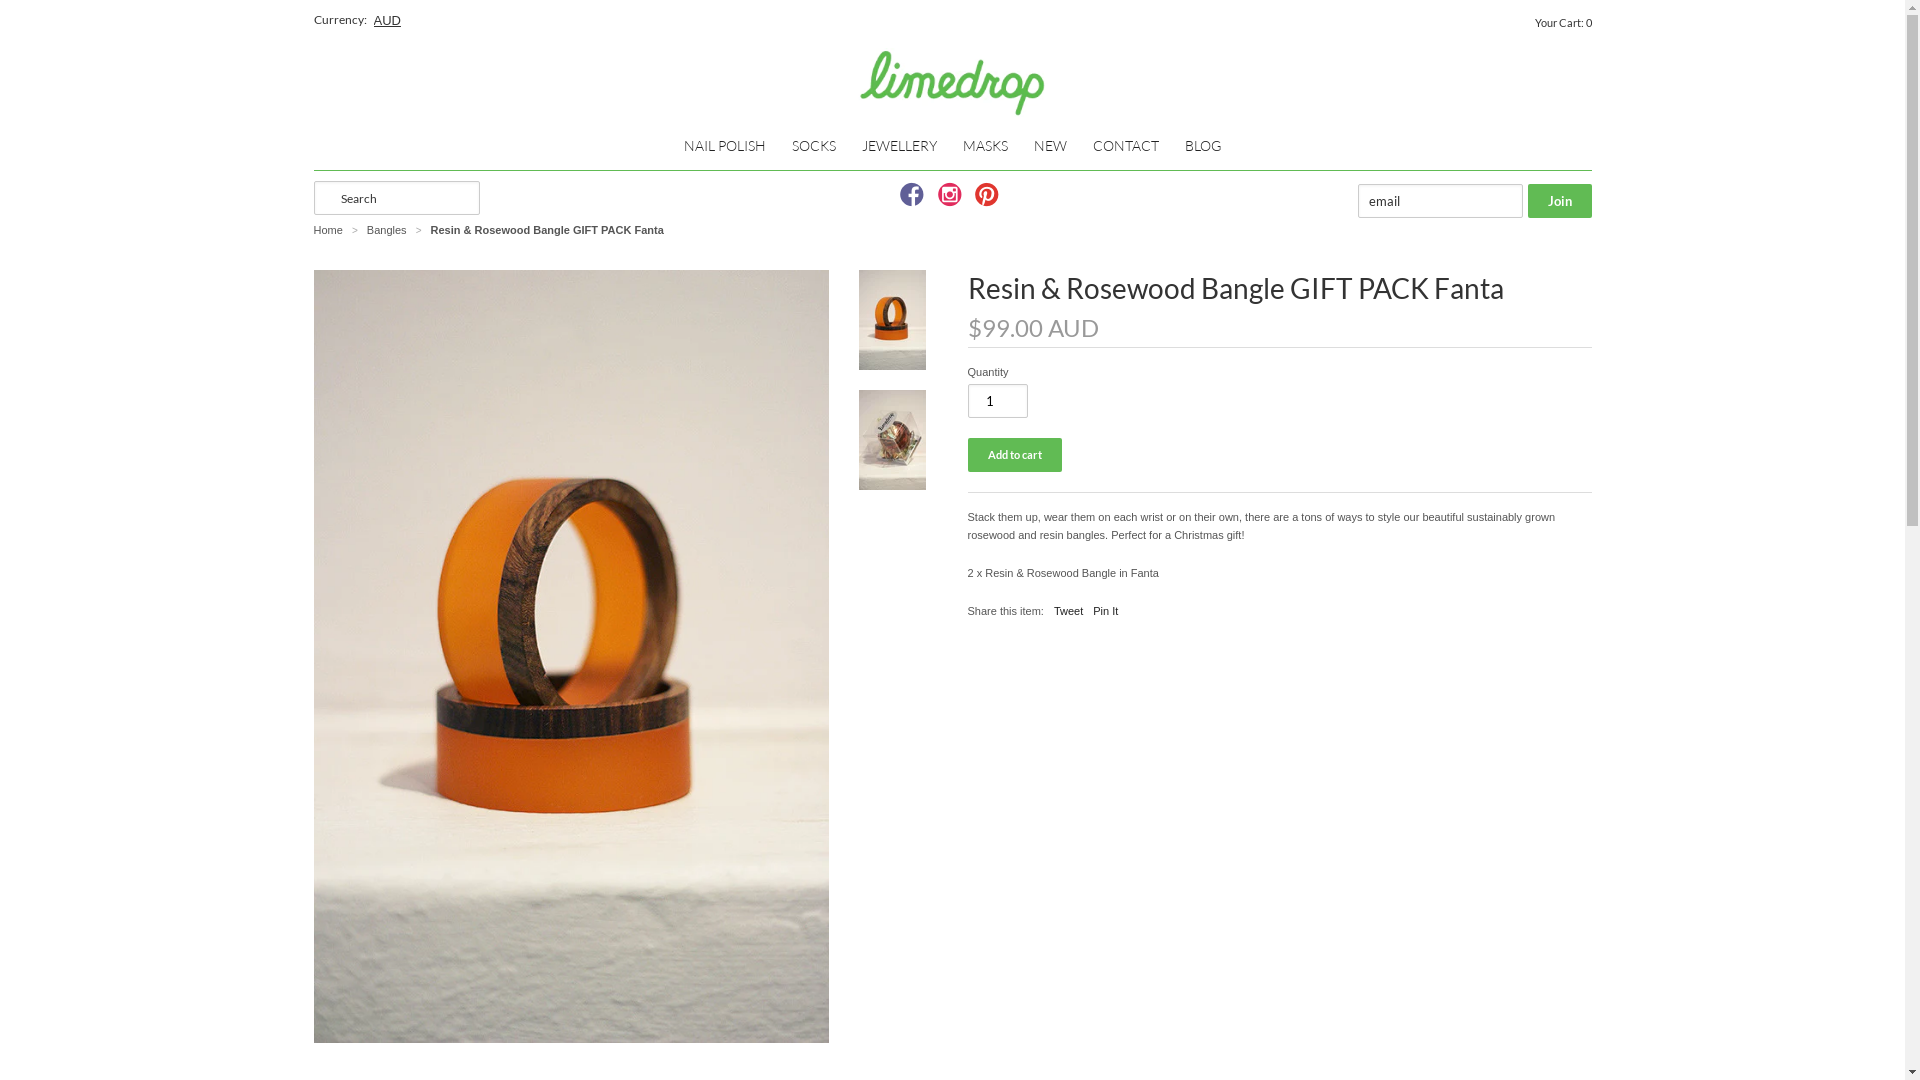  What do you see at coordinates (814, 145) in the screenshot?
I see `'SOCKS'` at bounding box center [814, 145].